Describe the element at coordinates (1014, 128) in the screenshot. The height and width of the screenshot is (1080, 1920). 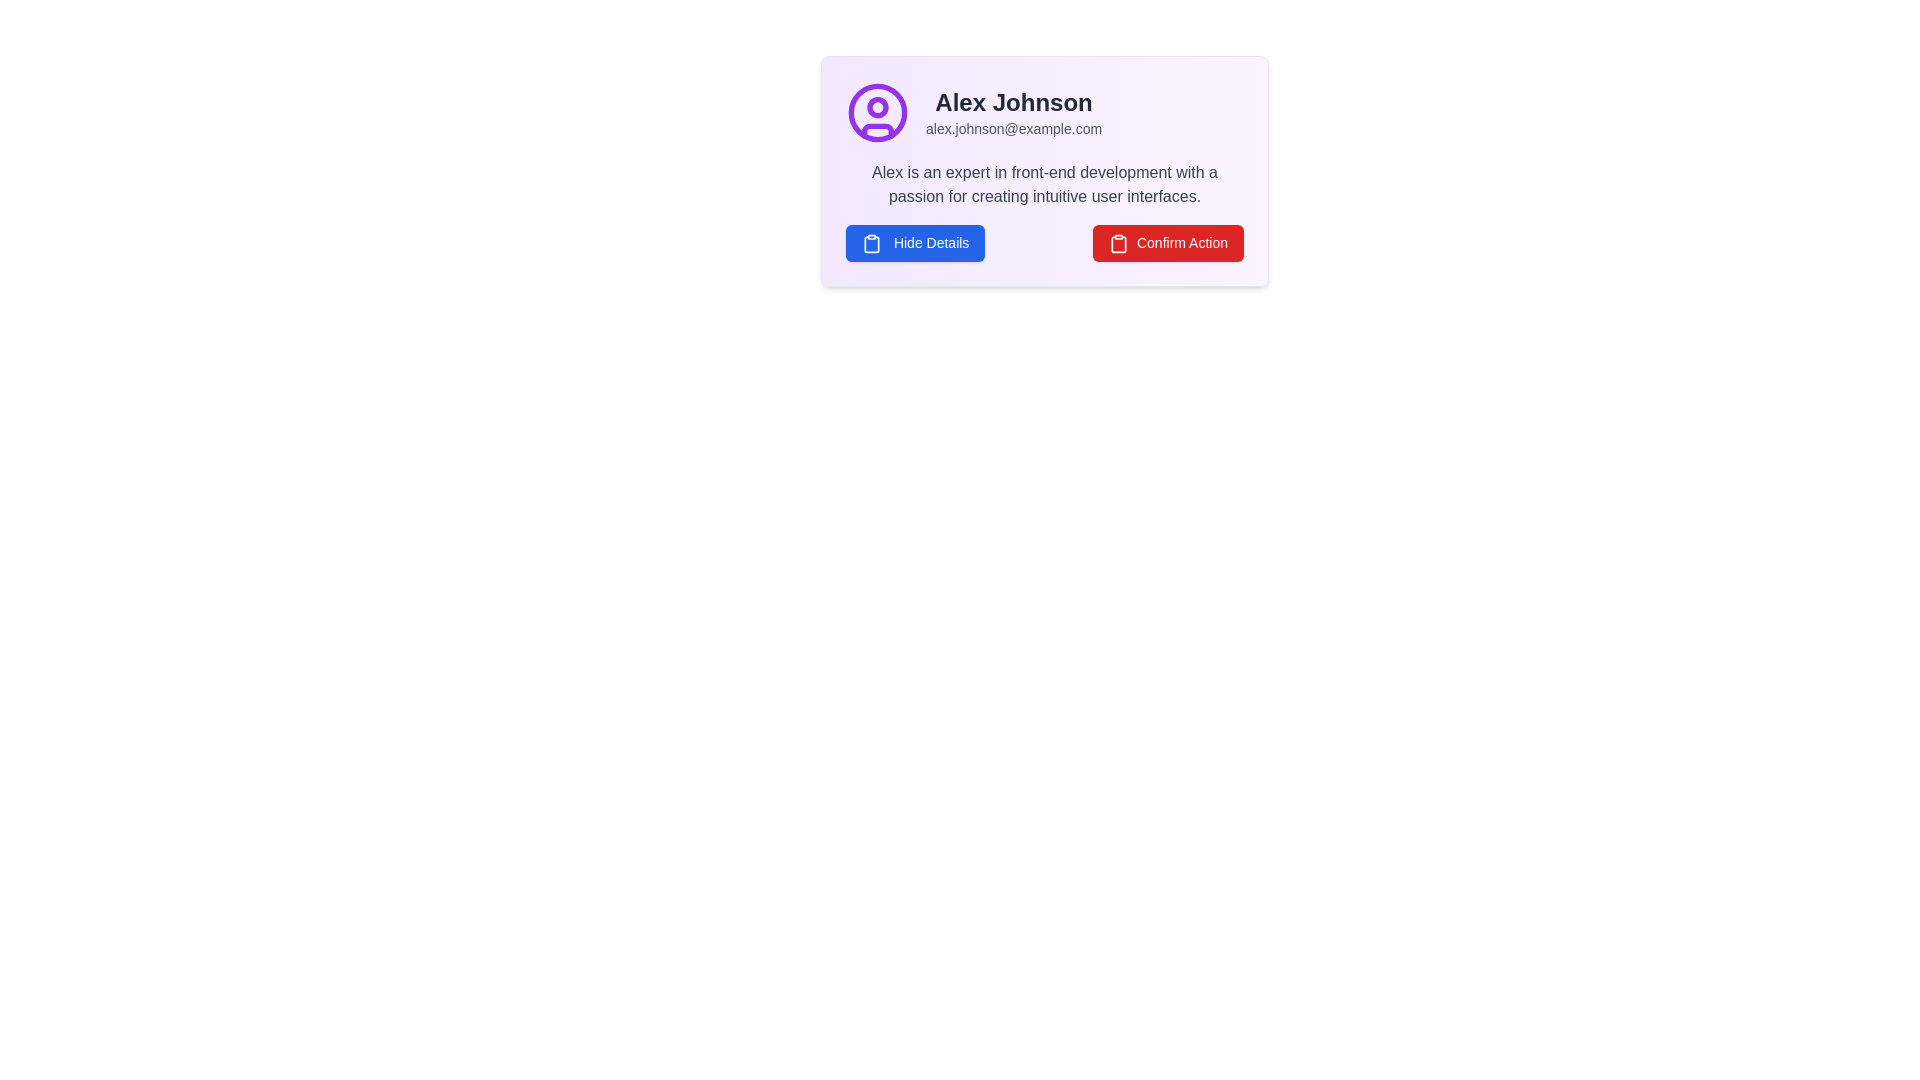
I see `the static text element displaying the email address 'alex.johnson@example.com', which is located below the name 'Alex Johnson' in the profile details section of the card layout` at that location.